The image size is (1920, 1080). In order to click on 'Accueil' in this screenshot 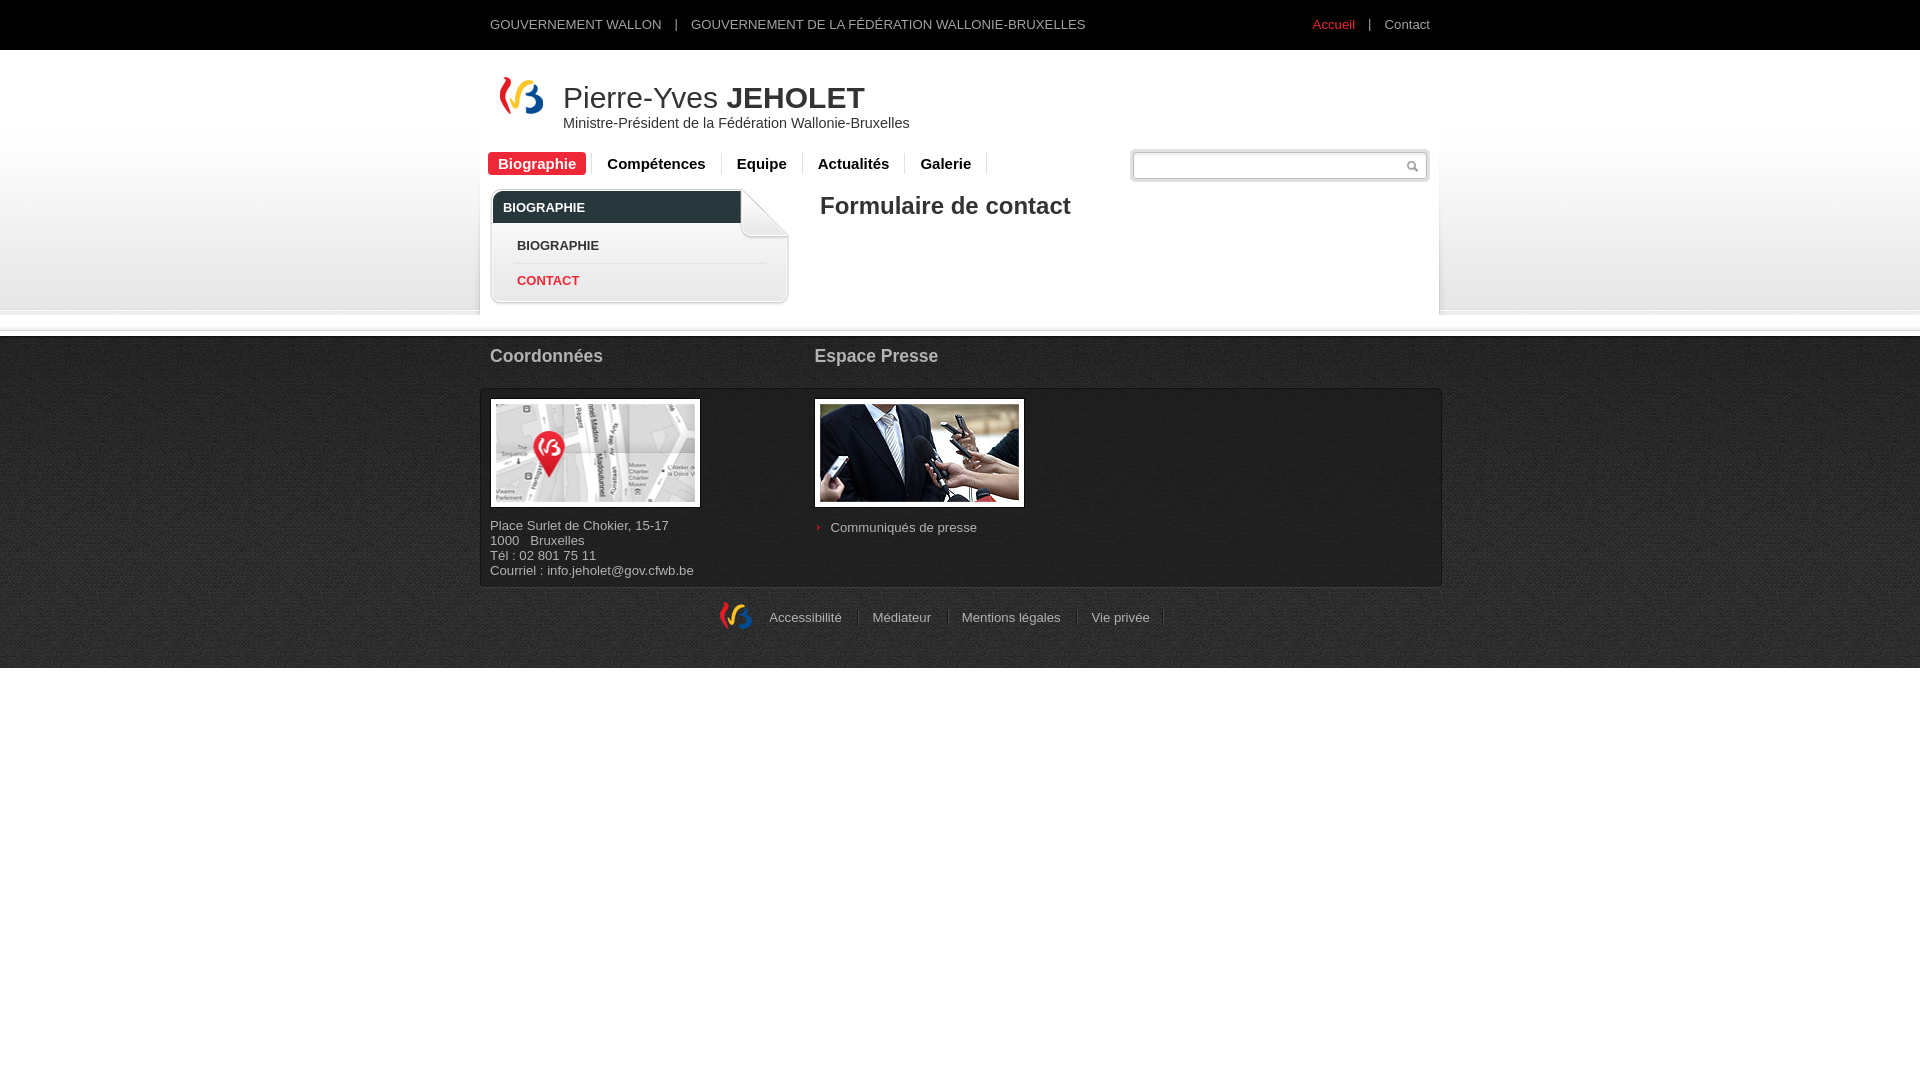, I will do `click(1334, 24)`.